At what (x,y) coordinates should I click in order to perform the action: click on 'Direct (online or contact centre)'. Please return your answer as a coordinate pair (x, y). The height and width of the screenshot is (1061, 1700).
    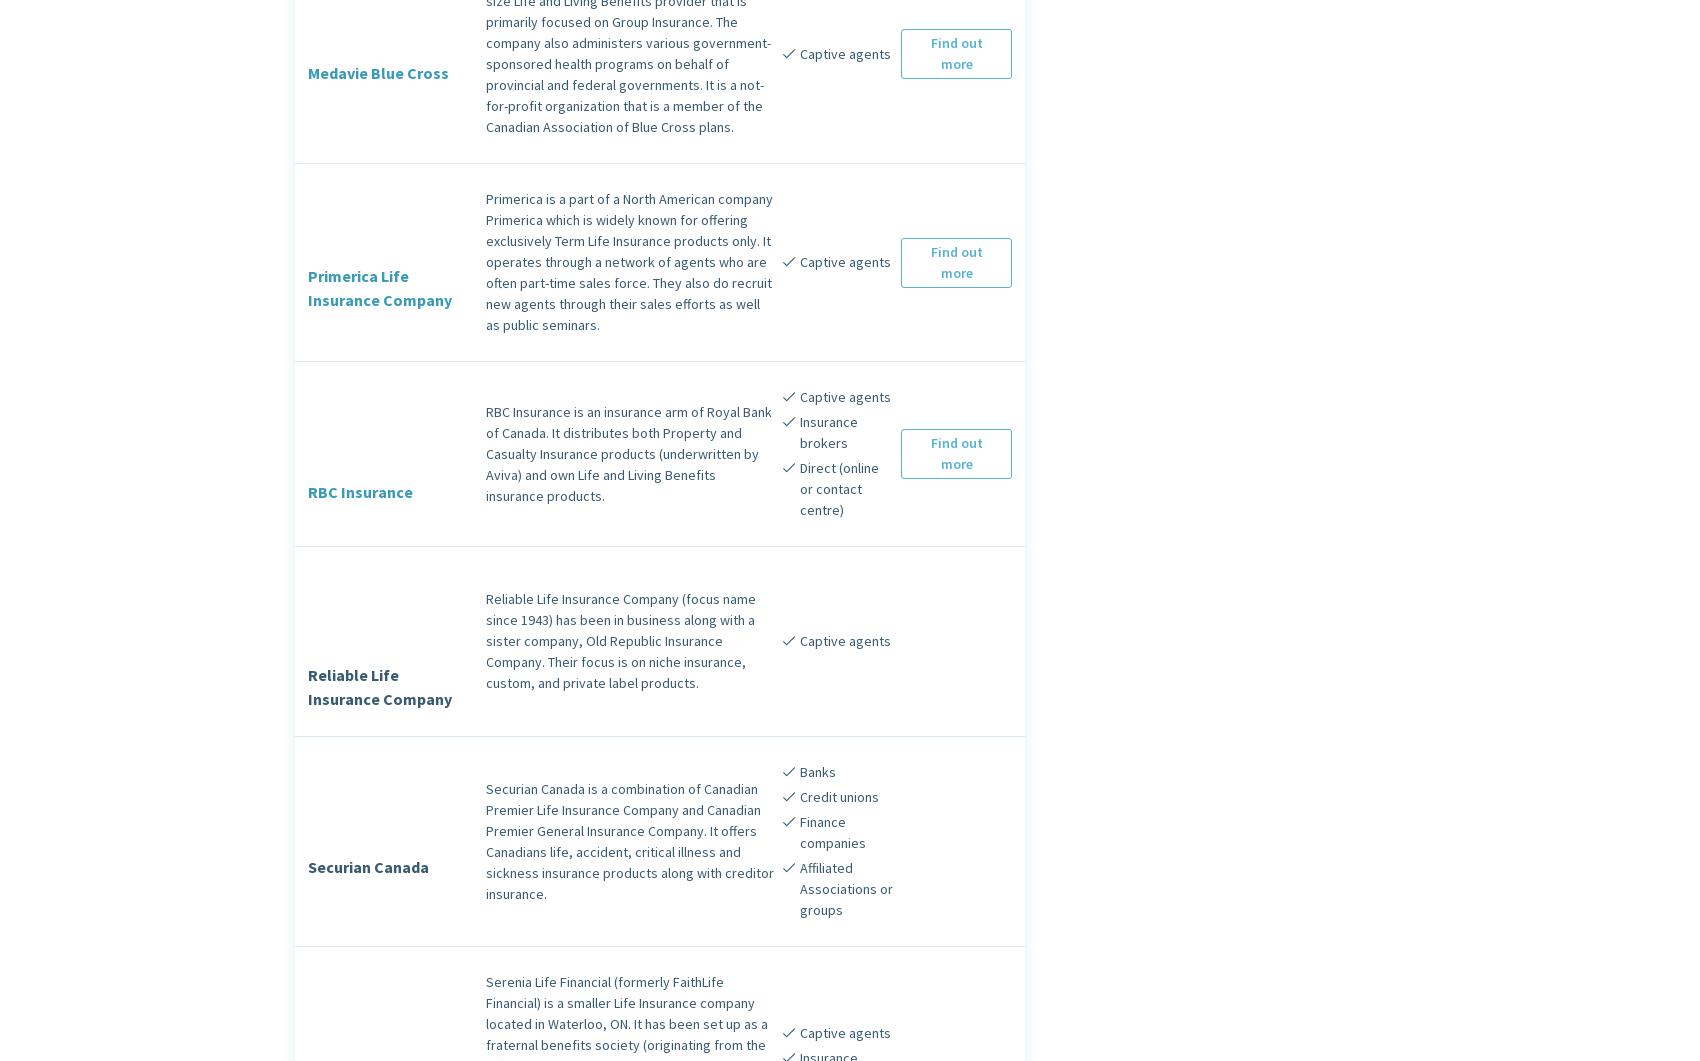
    Looking at the image, I should click on (837, 489).